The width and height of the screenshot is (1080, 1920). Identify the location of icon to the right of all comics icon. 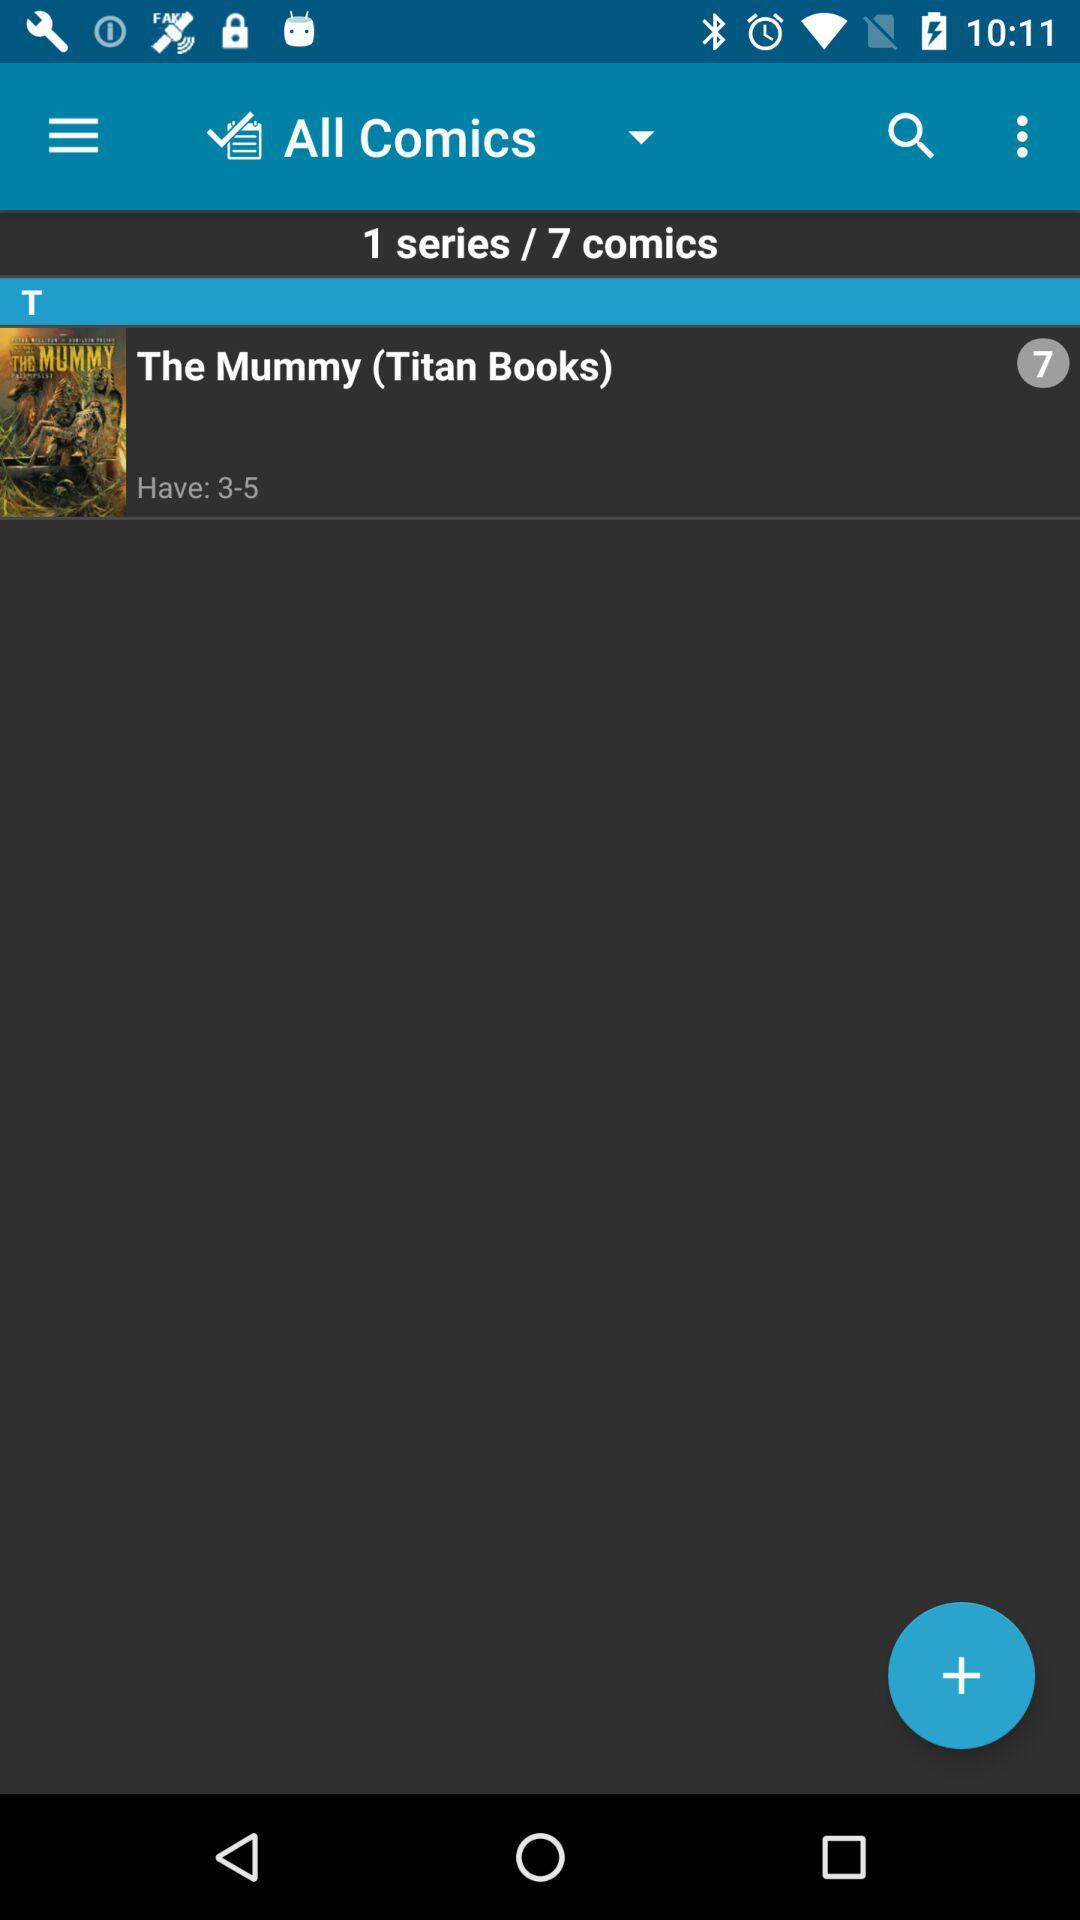
(911, 135).